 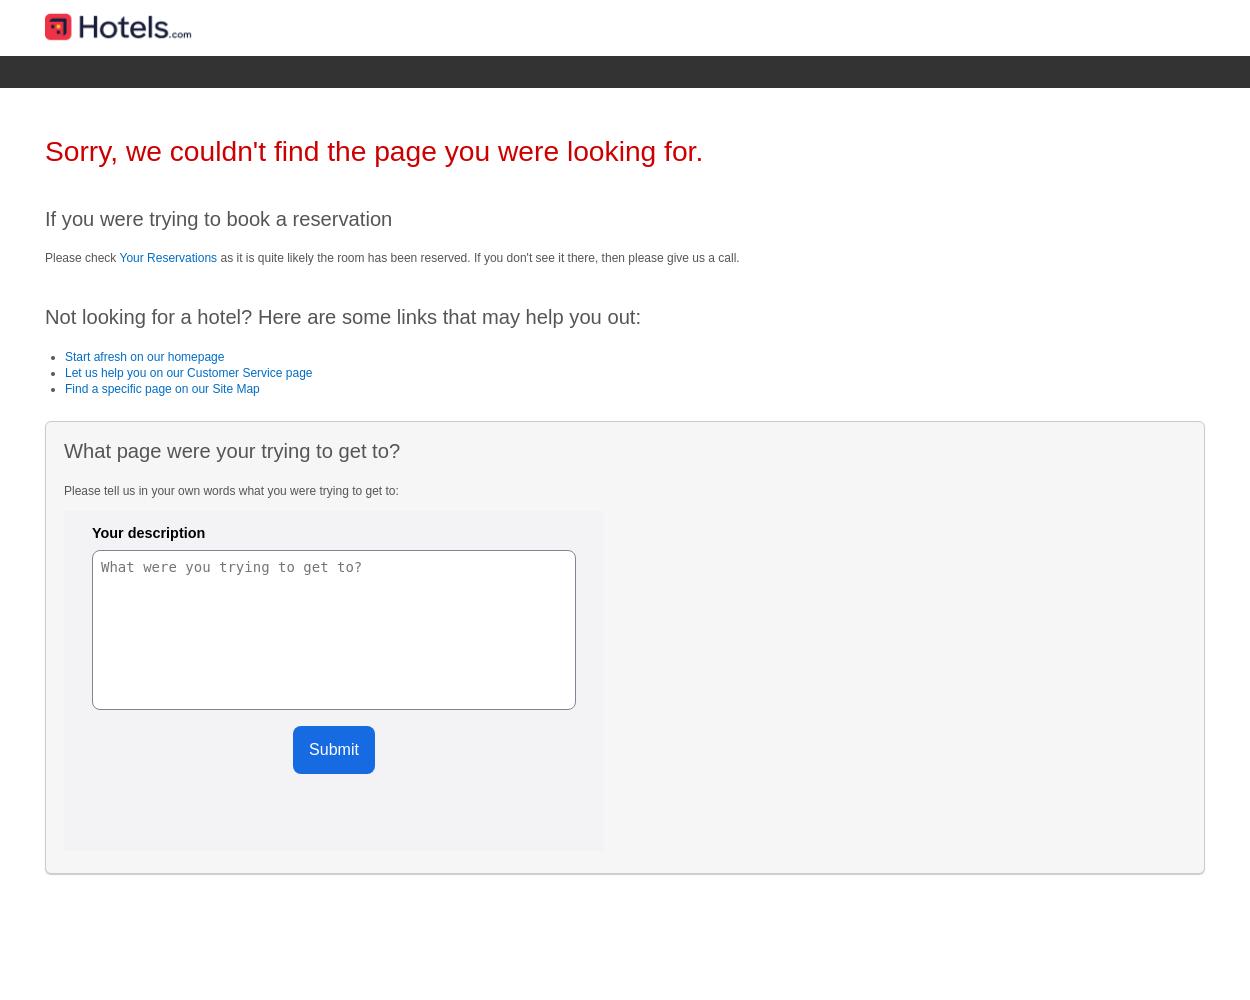 I want to click on 'as it is quite likely the room has been reserved. If you don't see it there, then please give us a call.', so click(x=477, y=257).